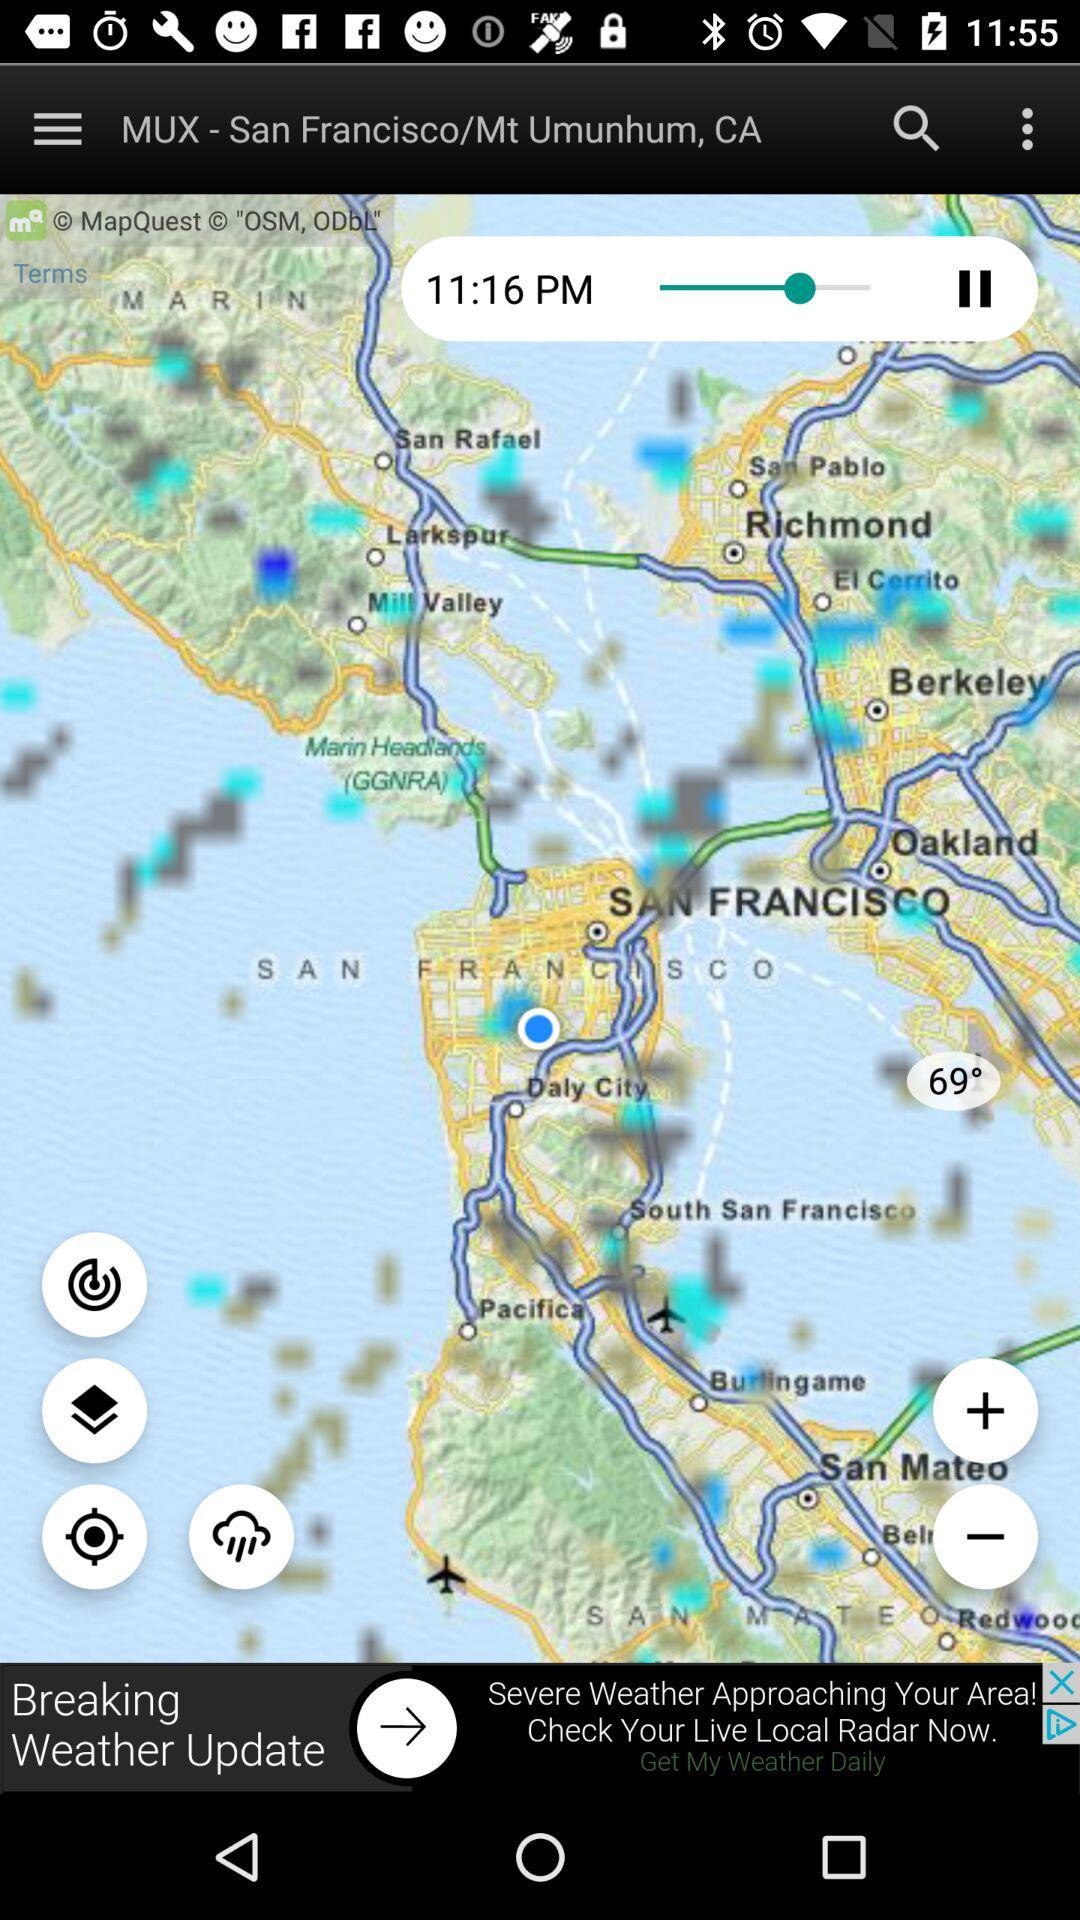  What do you see at coordinates (984, 1535) in the screenshot?
I see `zoom out` at bounding box center [984, 1535].